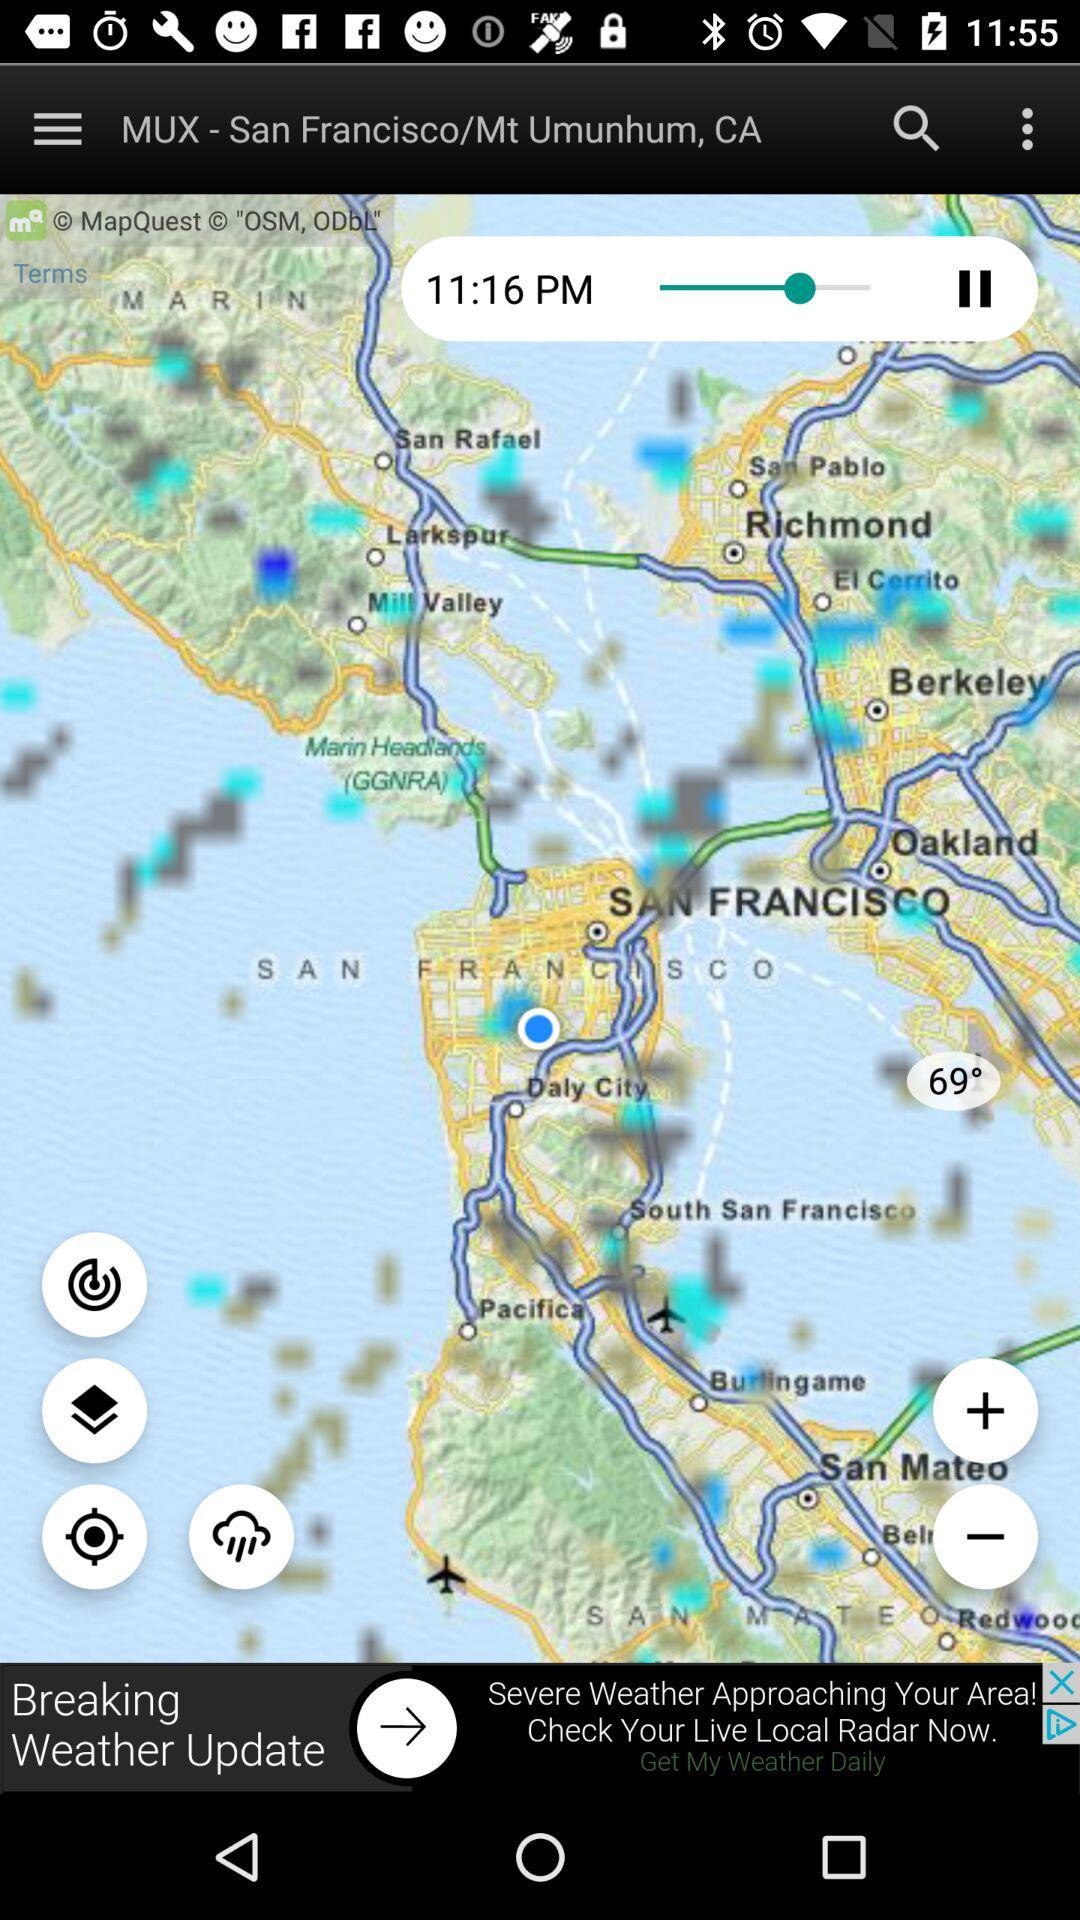  What do you see at coordinates (984, 1535) in the screenshot?
I see `zoom out` at bounding box center [984, 1535].